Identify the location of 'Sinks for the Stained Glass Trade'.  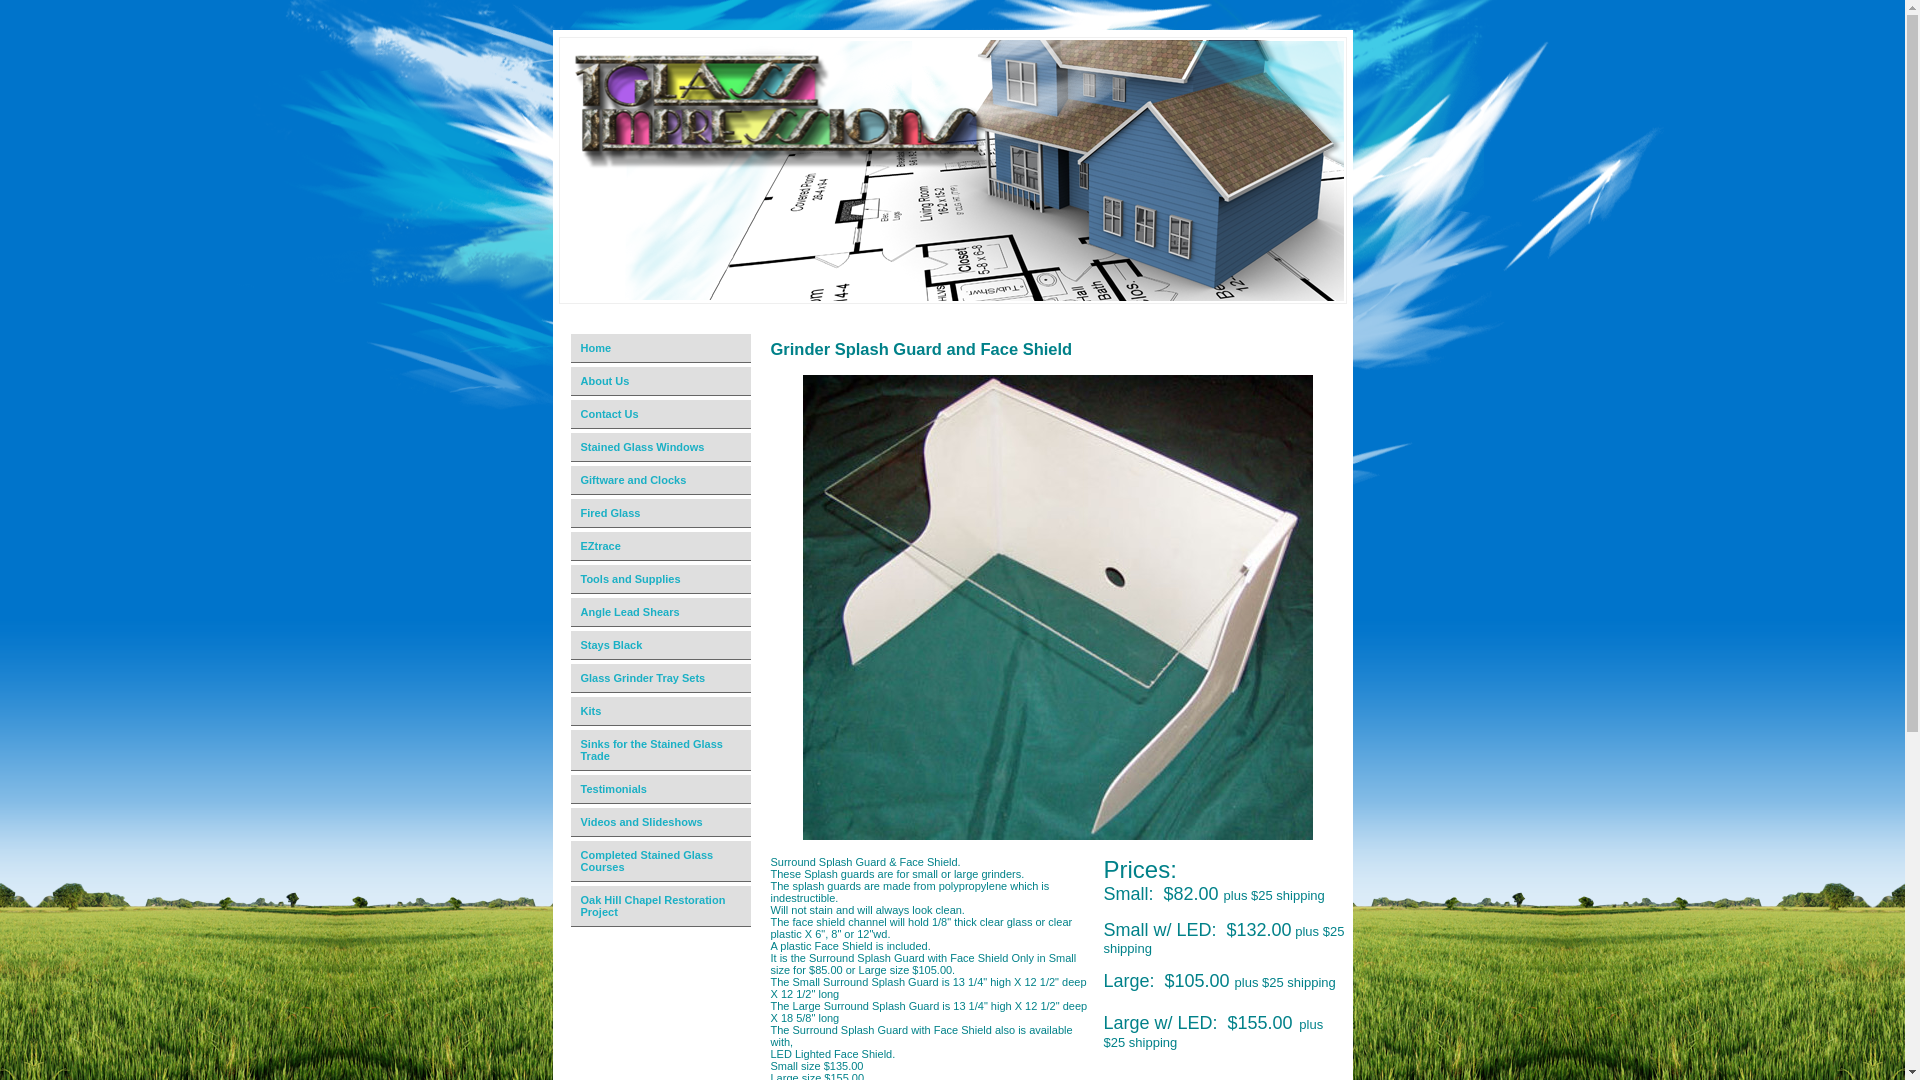
(662, 750).